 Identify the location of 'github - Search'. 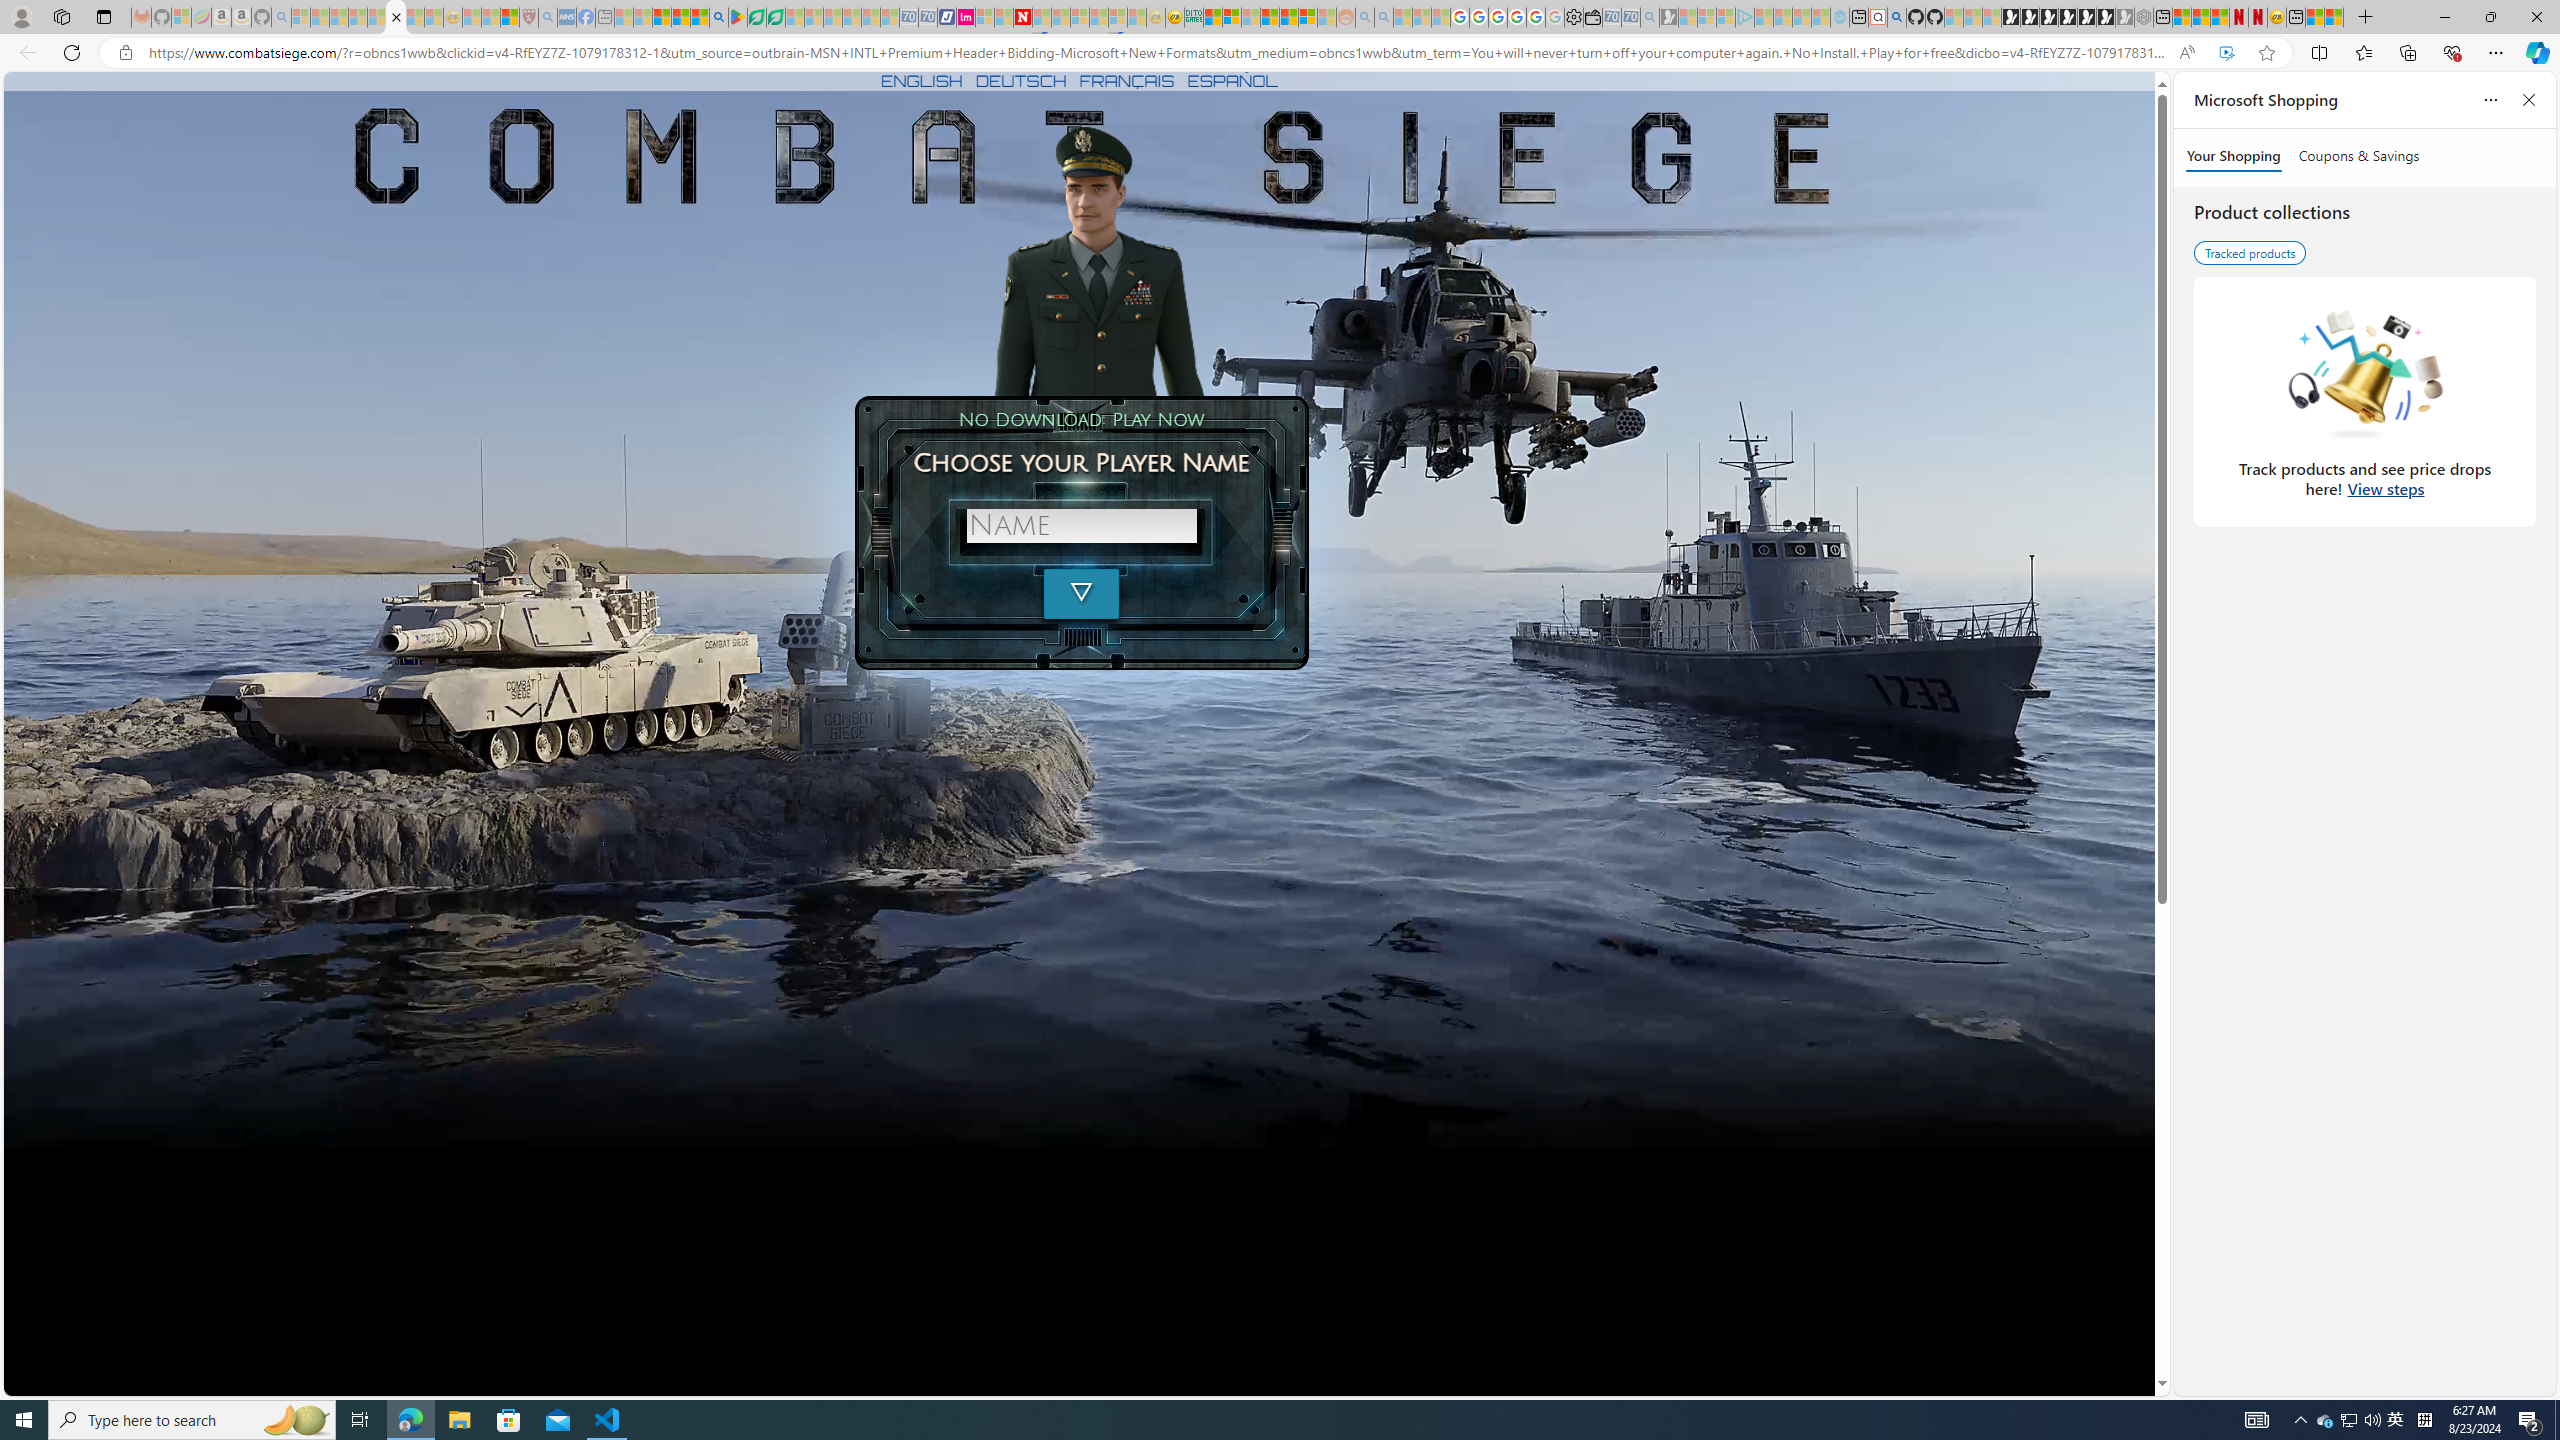
(1895, 16).